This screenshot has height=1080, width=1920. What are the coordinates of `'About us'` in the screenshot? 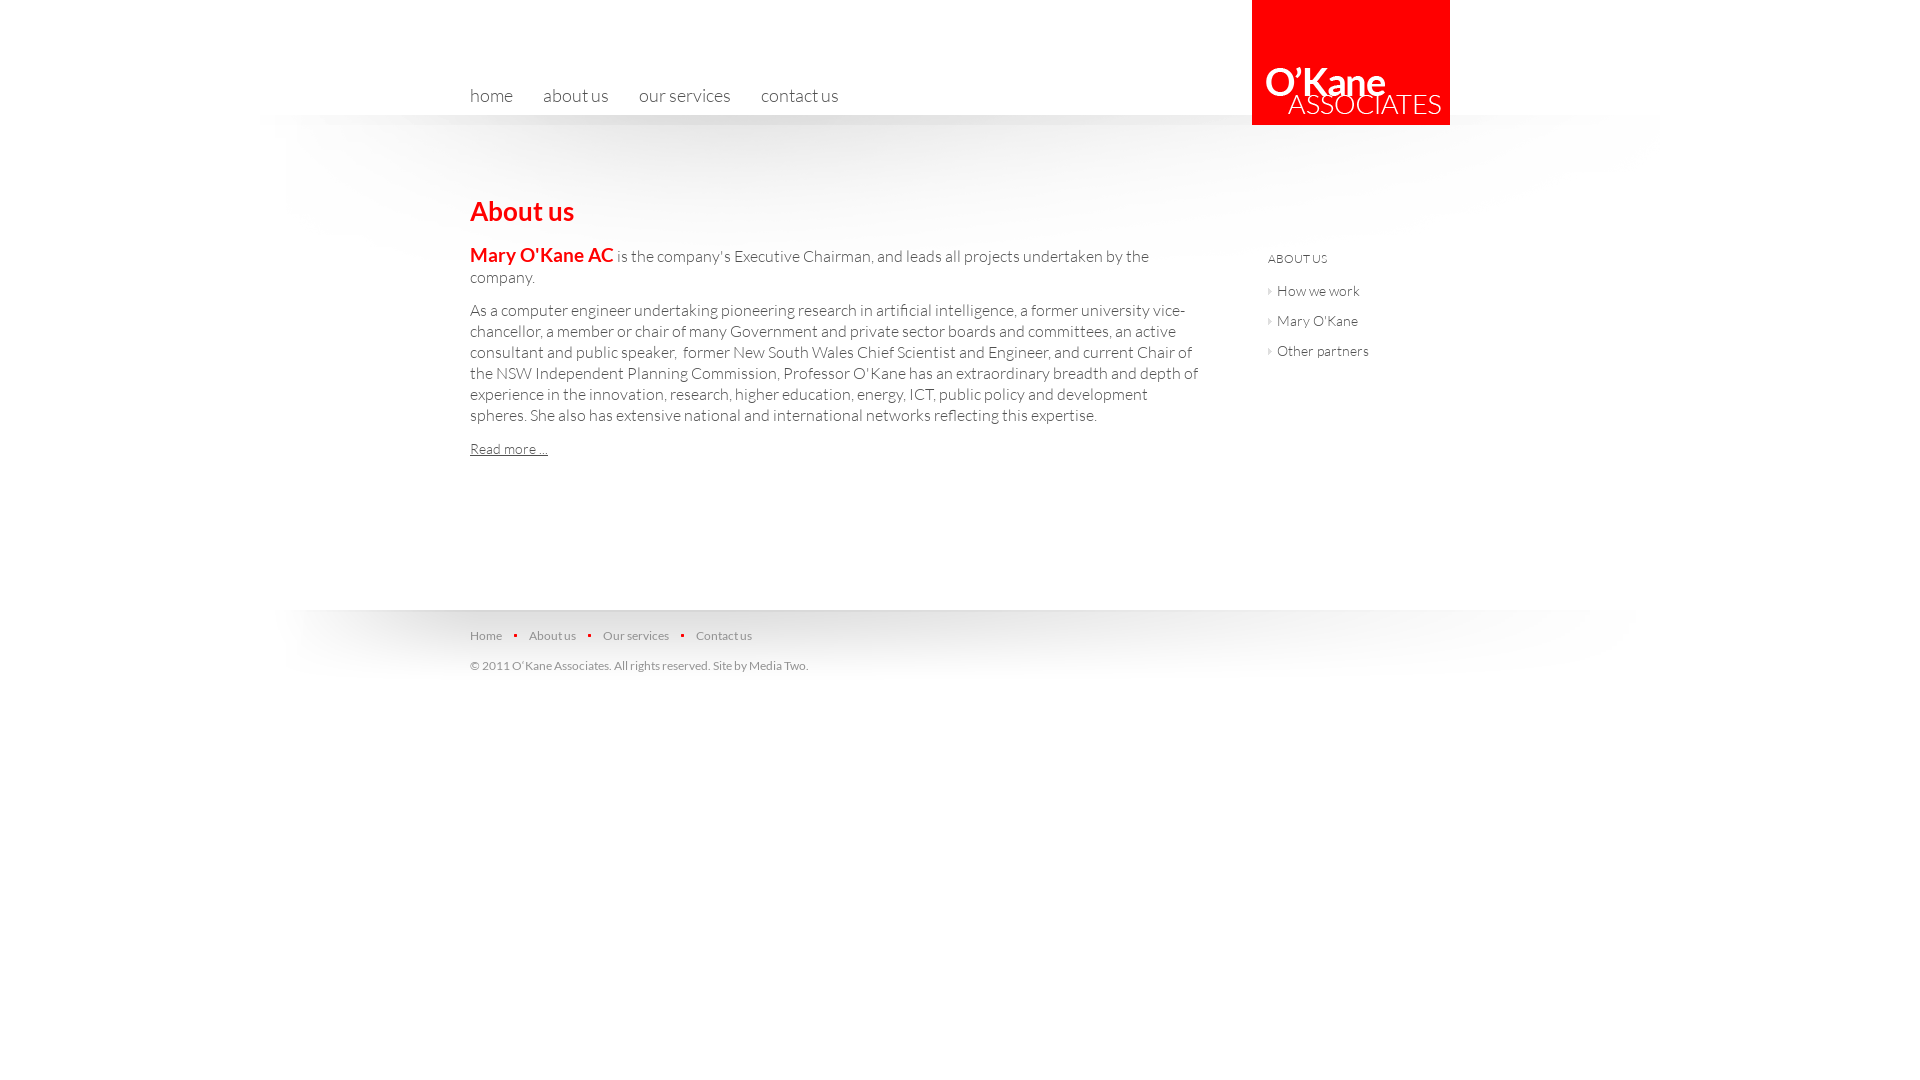 It's located at (551, 635).